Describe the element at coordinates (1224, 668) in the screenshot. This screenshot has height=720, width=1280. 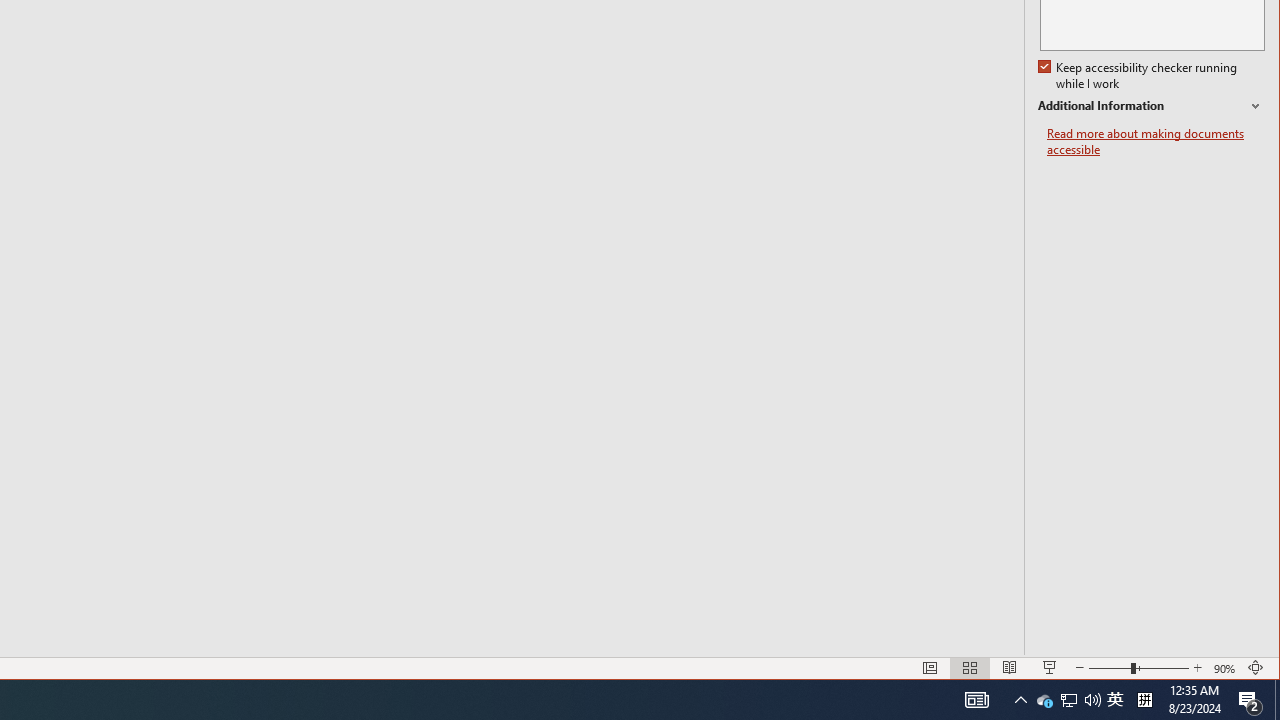
I see `'Zoom 90%'` at that location.